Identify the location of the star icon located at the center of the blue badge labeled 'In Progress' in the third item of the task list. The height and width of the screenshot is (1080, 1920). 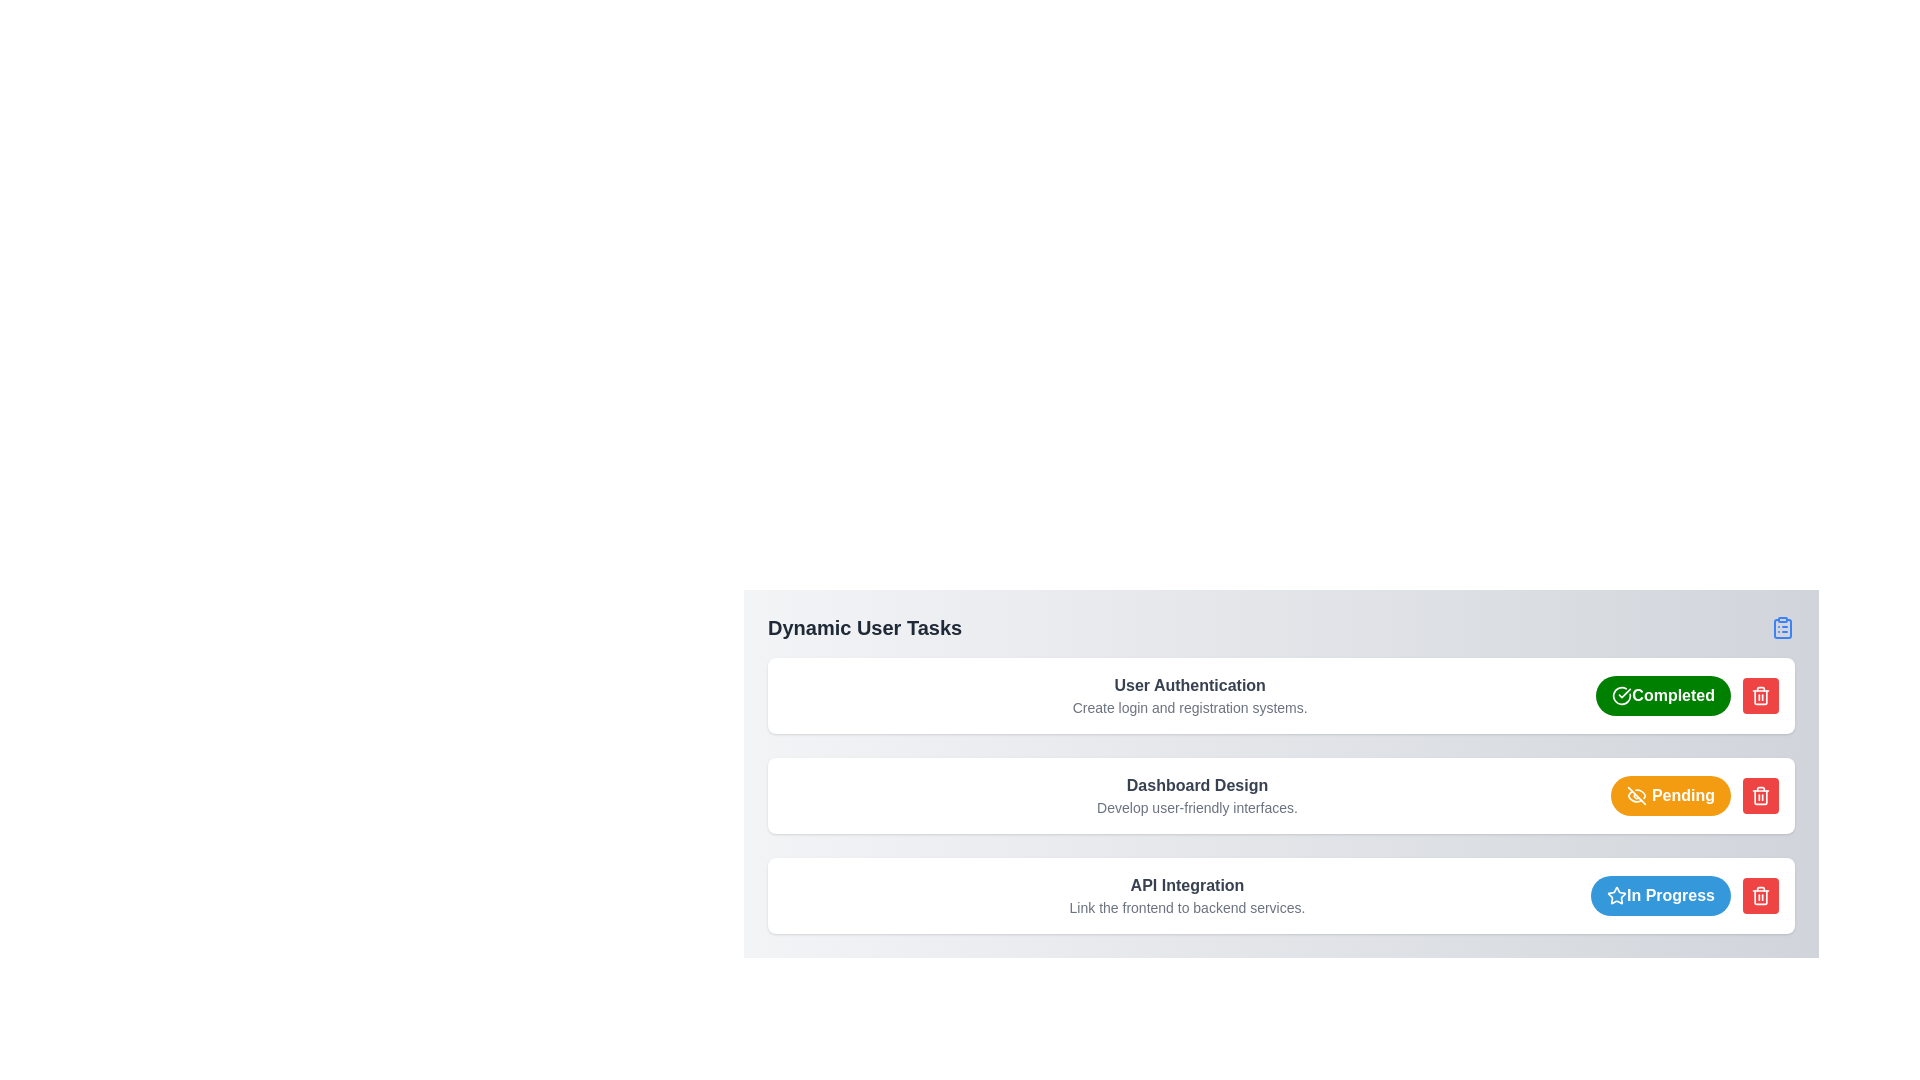
(1617, 894).